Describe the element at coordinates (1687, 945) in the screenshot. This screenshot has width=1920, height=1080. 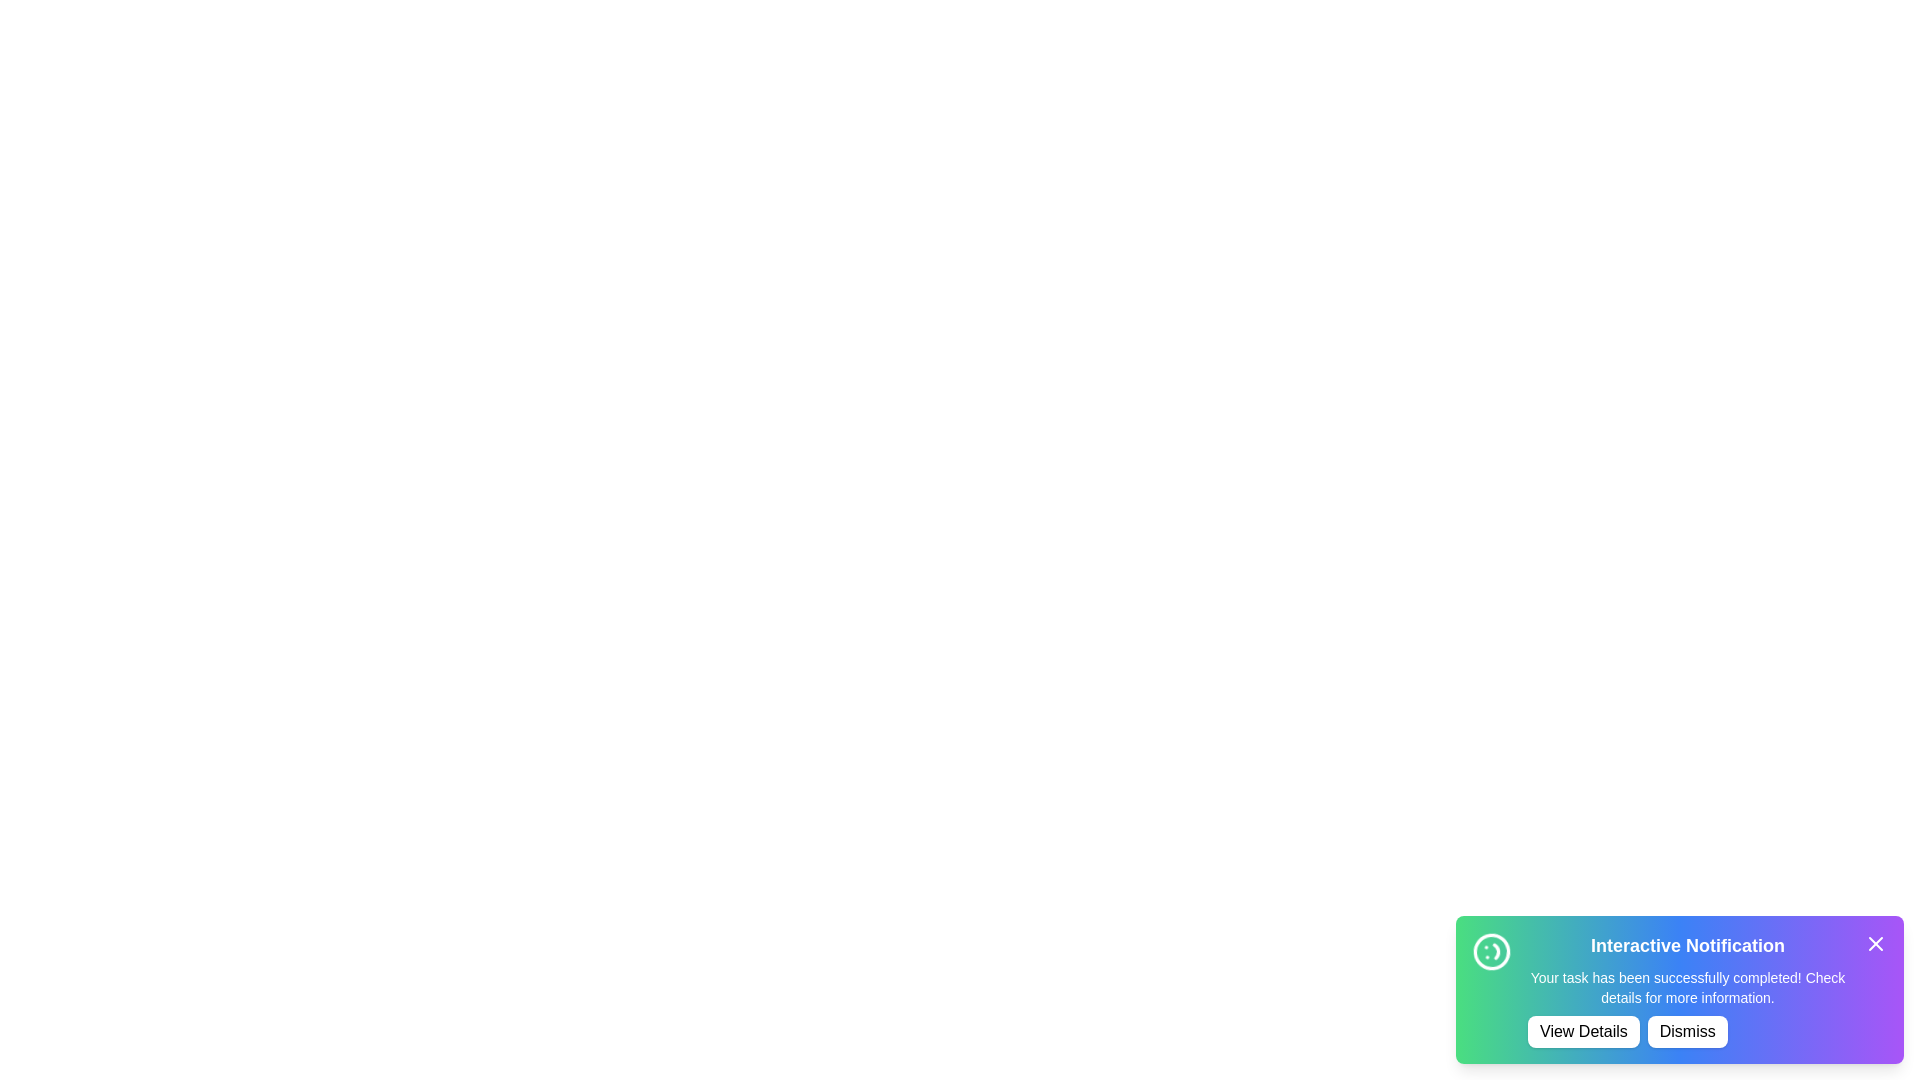
I see `the text 'Interactive Notification' to select it` at that location.